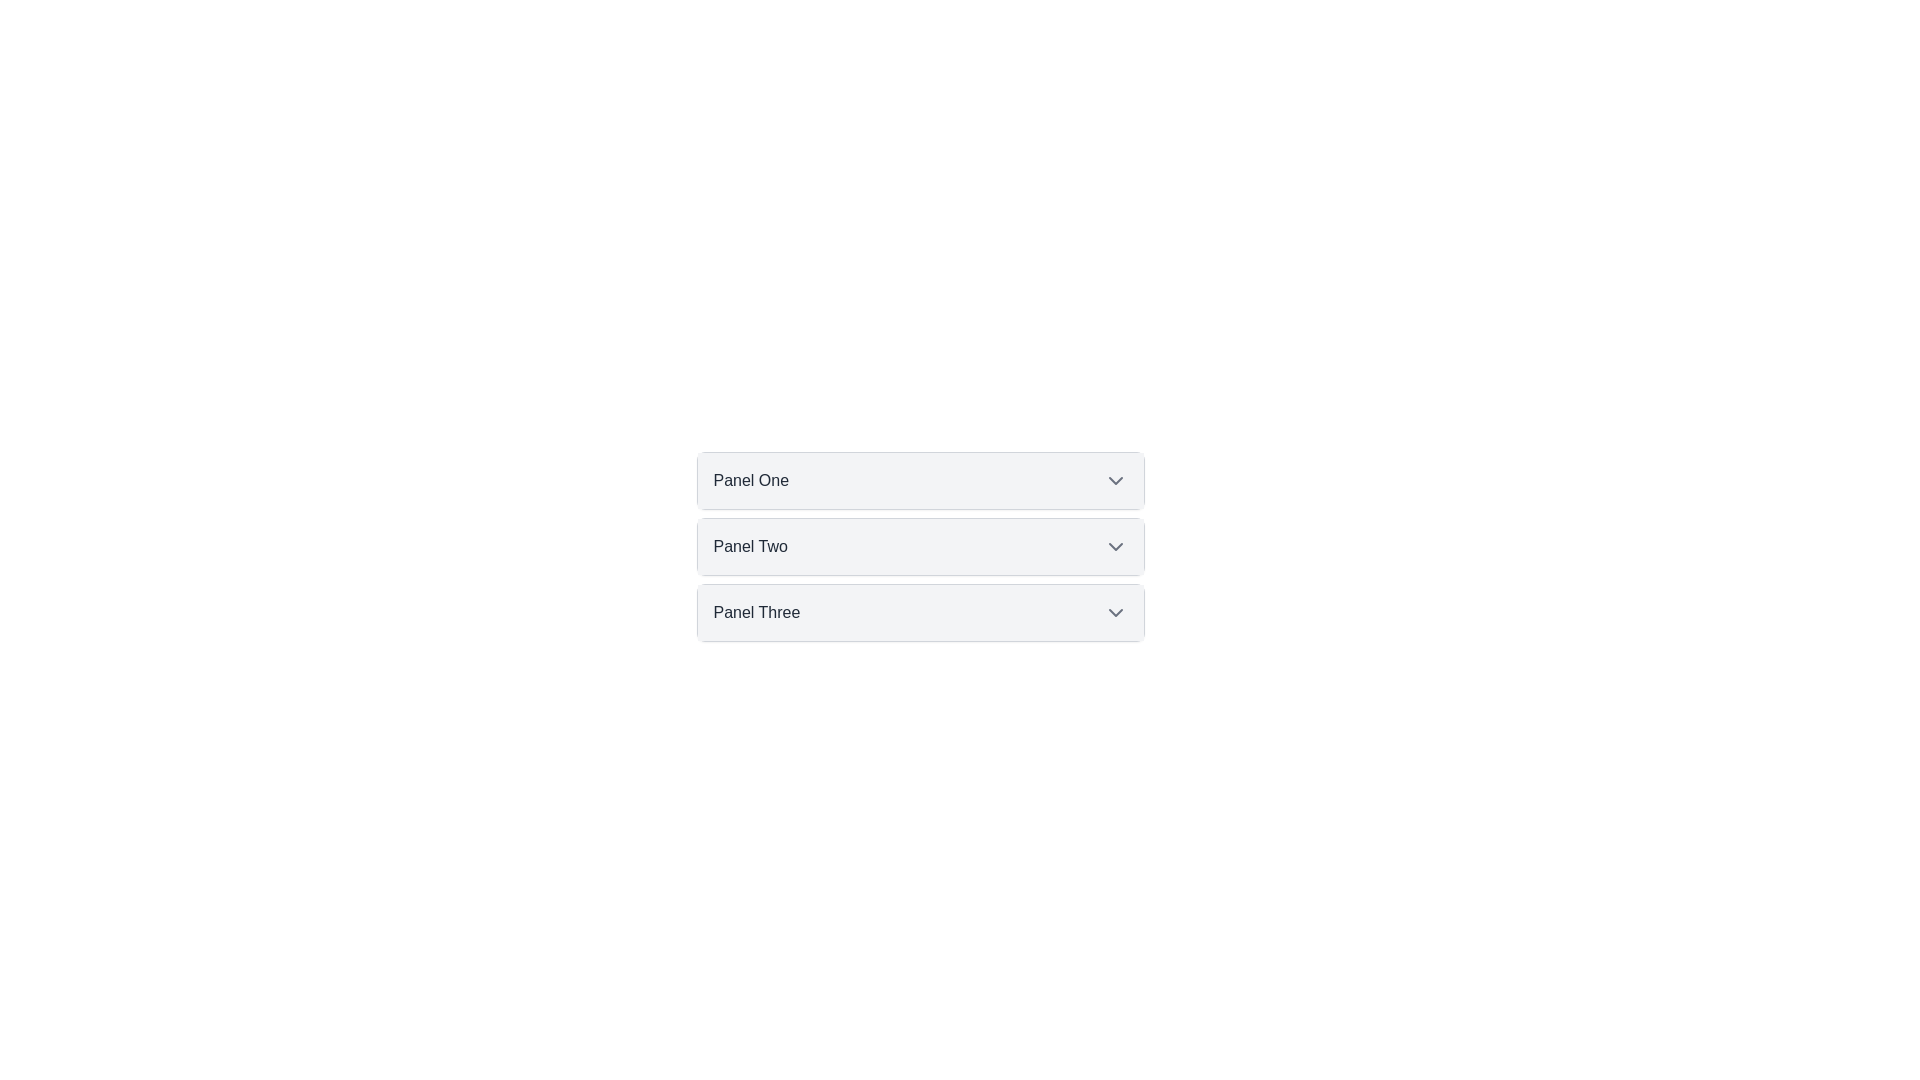 The width and height of the screenshot is (1920, 1080). I want to click on the chevron-shaped icon, so click(1114, 481).